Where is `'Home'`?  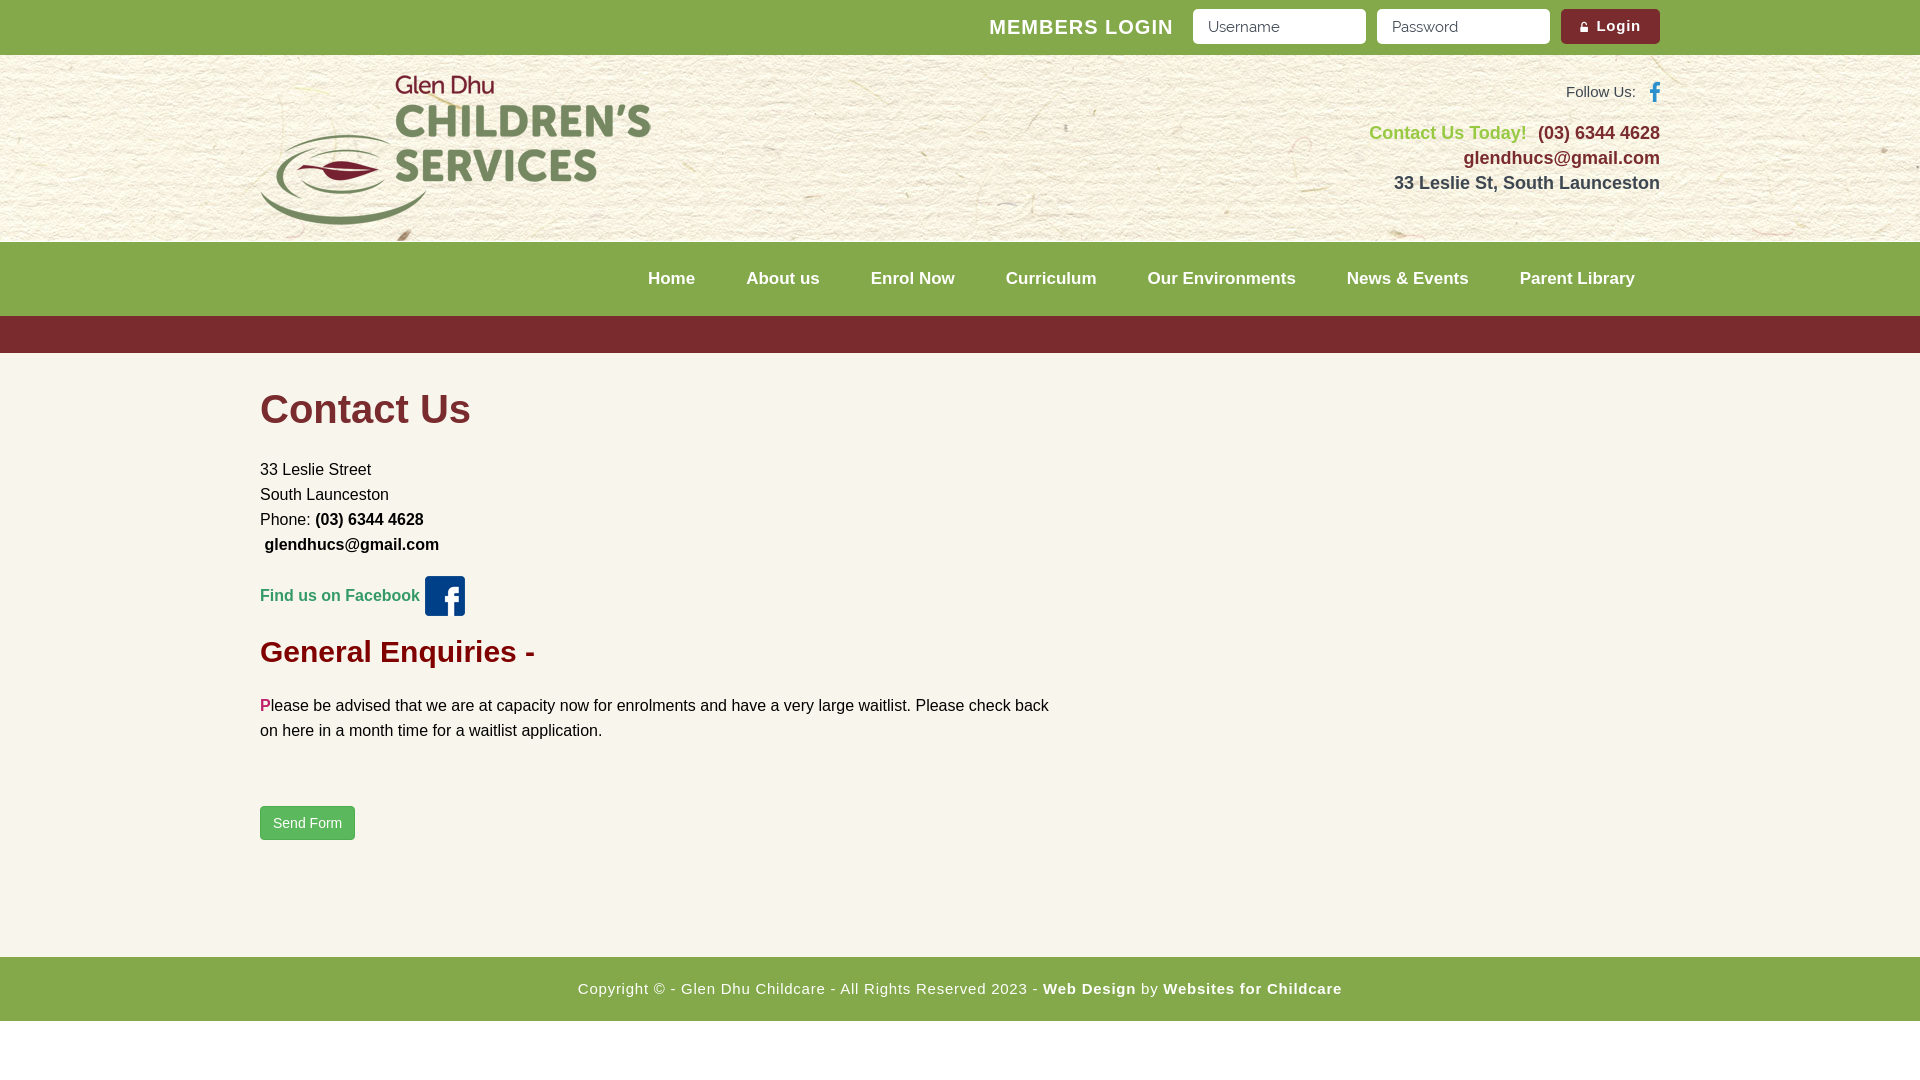 'Home' is located at coordinates (622, 278).